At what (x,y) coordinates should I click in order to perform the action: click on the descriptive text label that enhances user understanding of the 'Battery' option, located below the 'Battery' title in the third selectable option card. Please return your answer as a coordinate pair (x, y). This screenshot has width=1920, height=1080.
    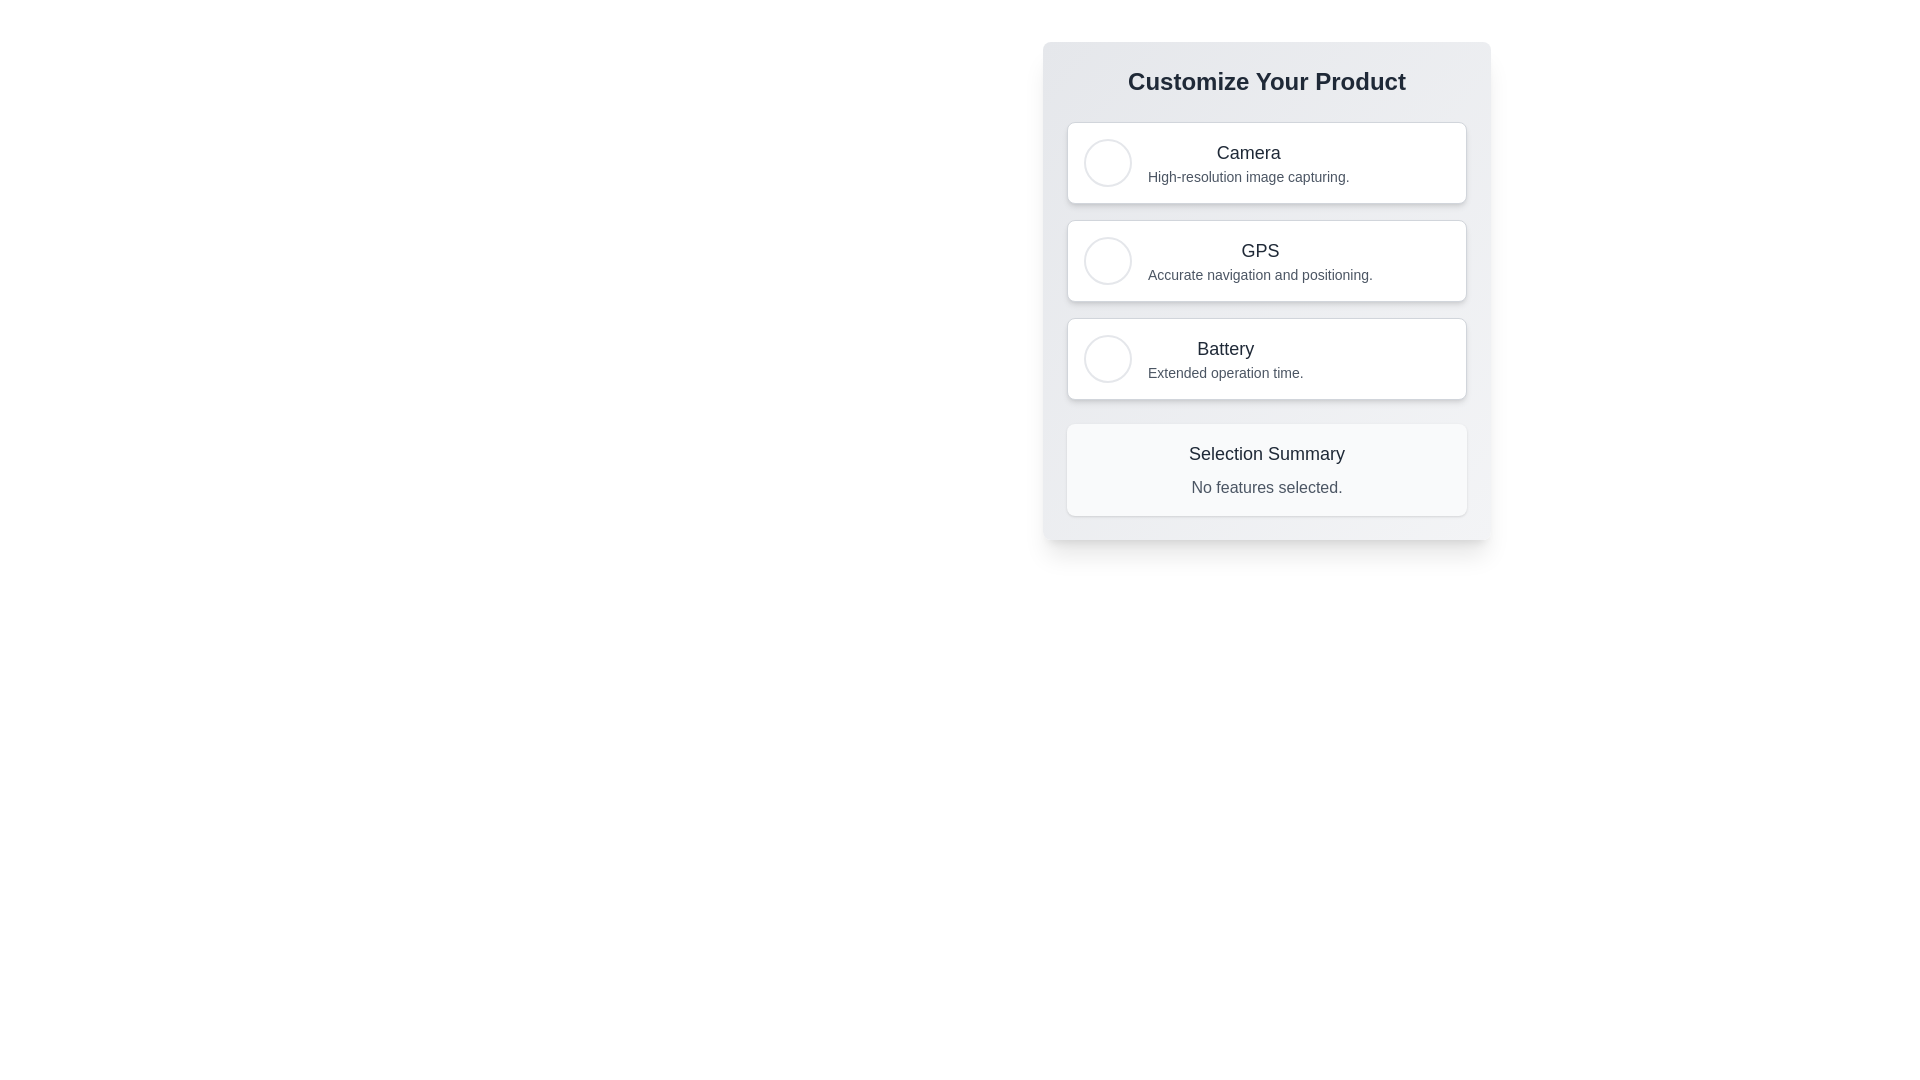
    Looking at the image, I should click on (1224, 373).